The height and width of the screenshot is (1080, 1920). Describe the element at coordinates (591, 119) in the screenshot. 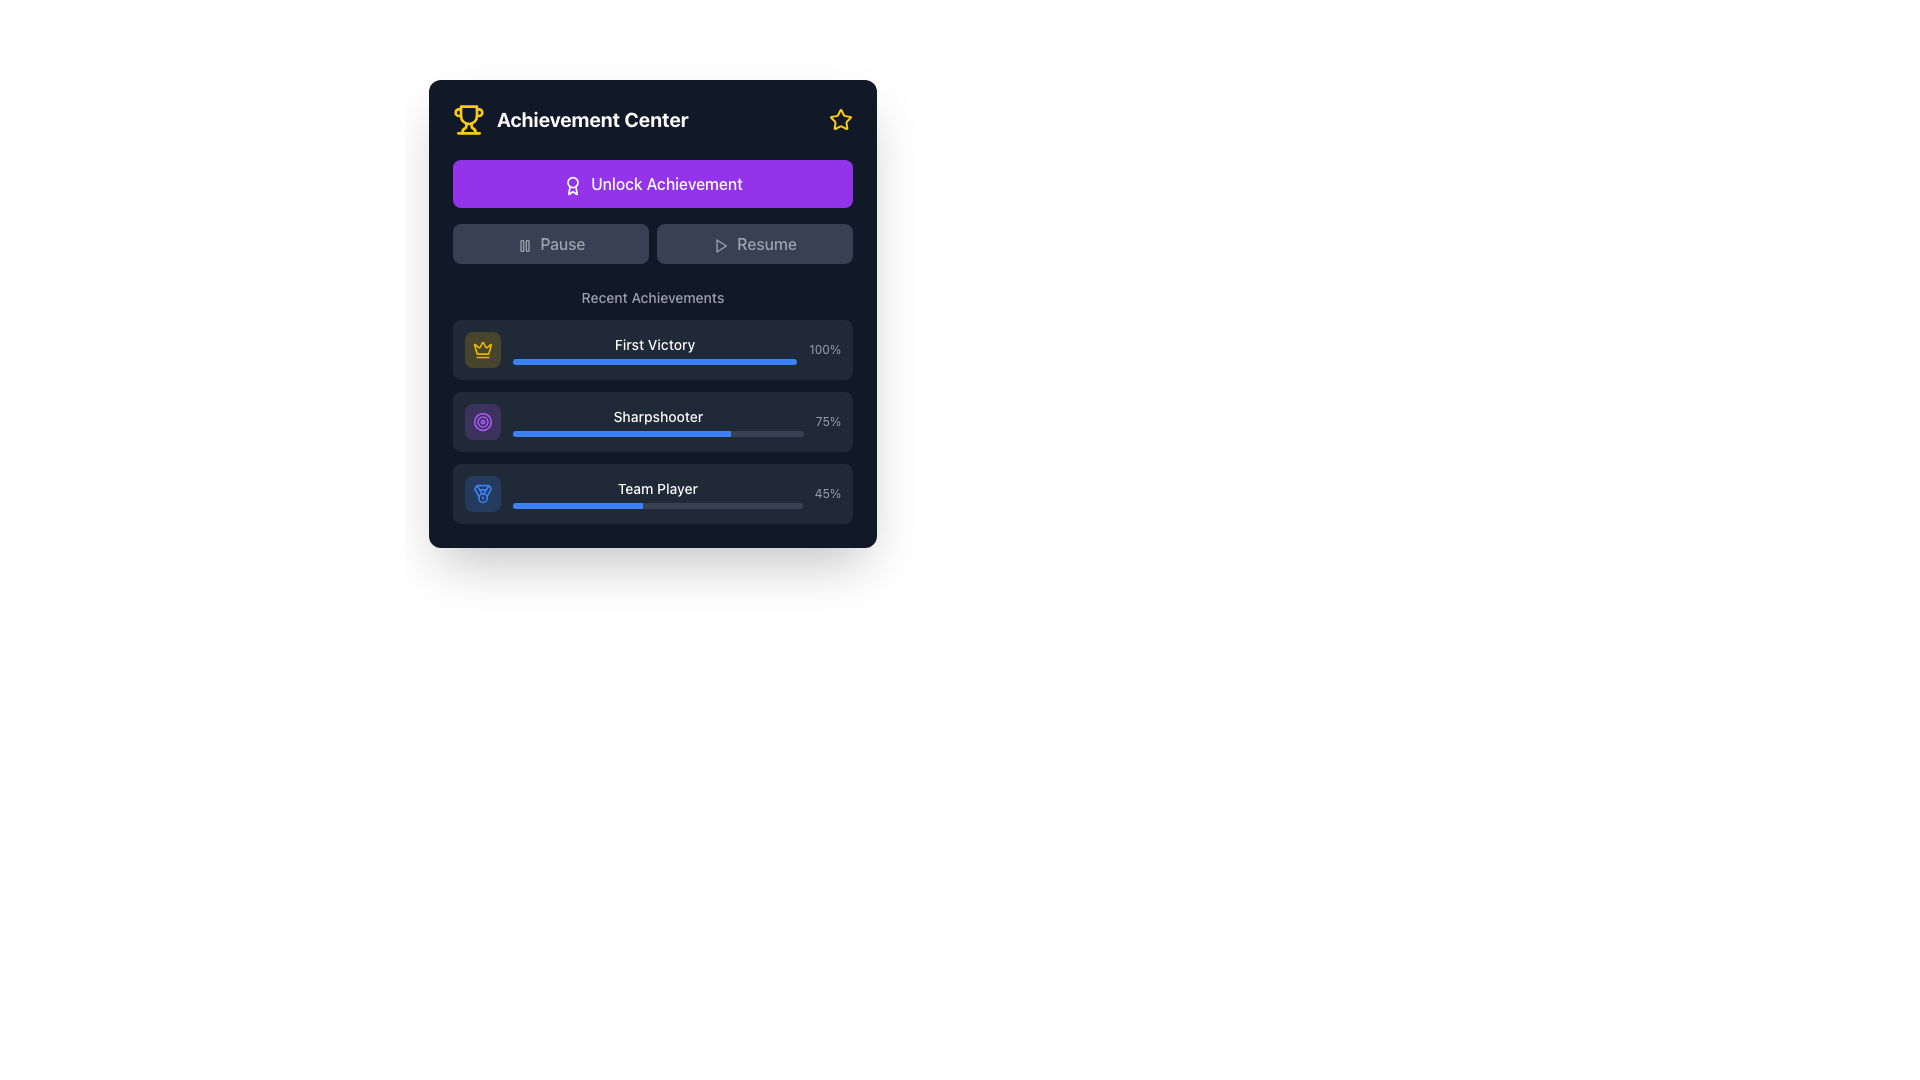

I see `text content of the bold, large-font white label that says 'Achievement Center', positioned to the right of a trophy icon in the header section` at that location.